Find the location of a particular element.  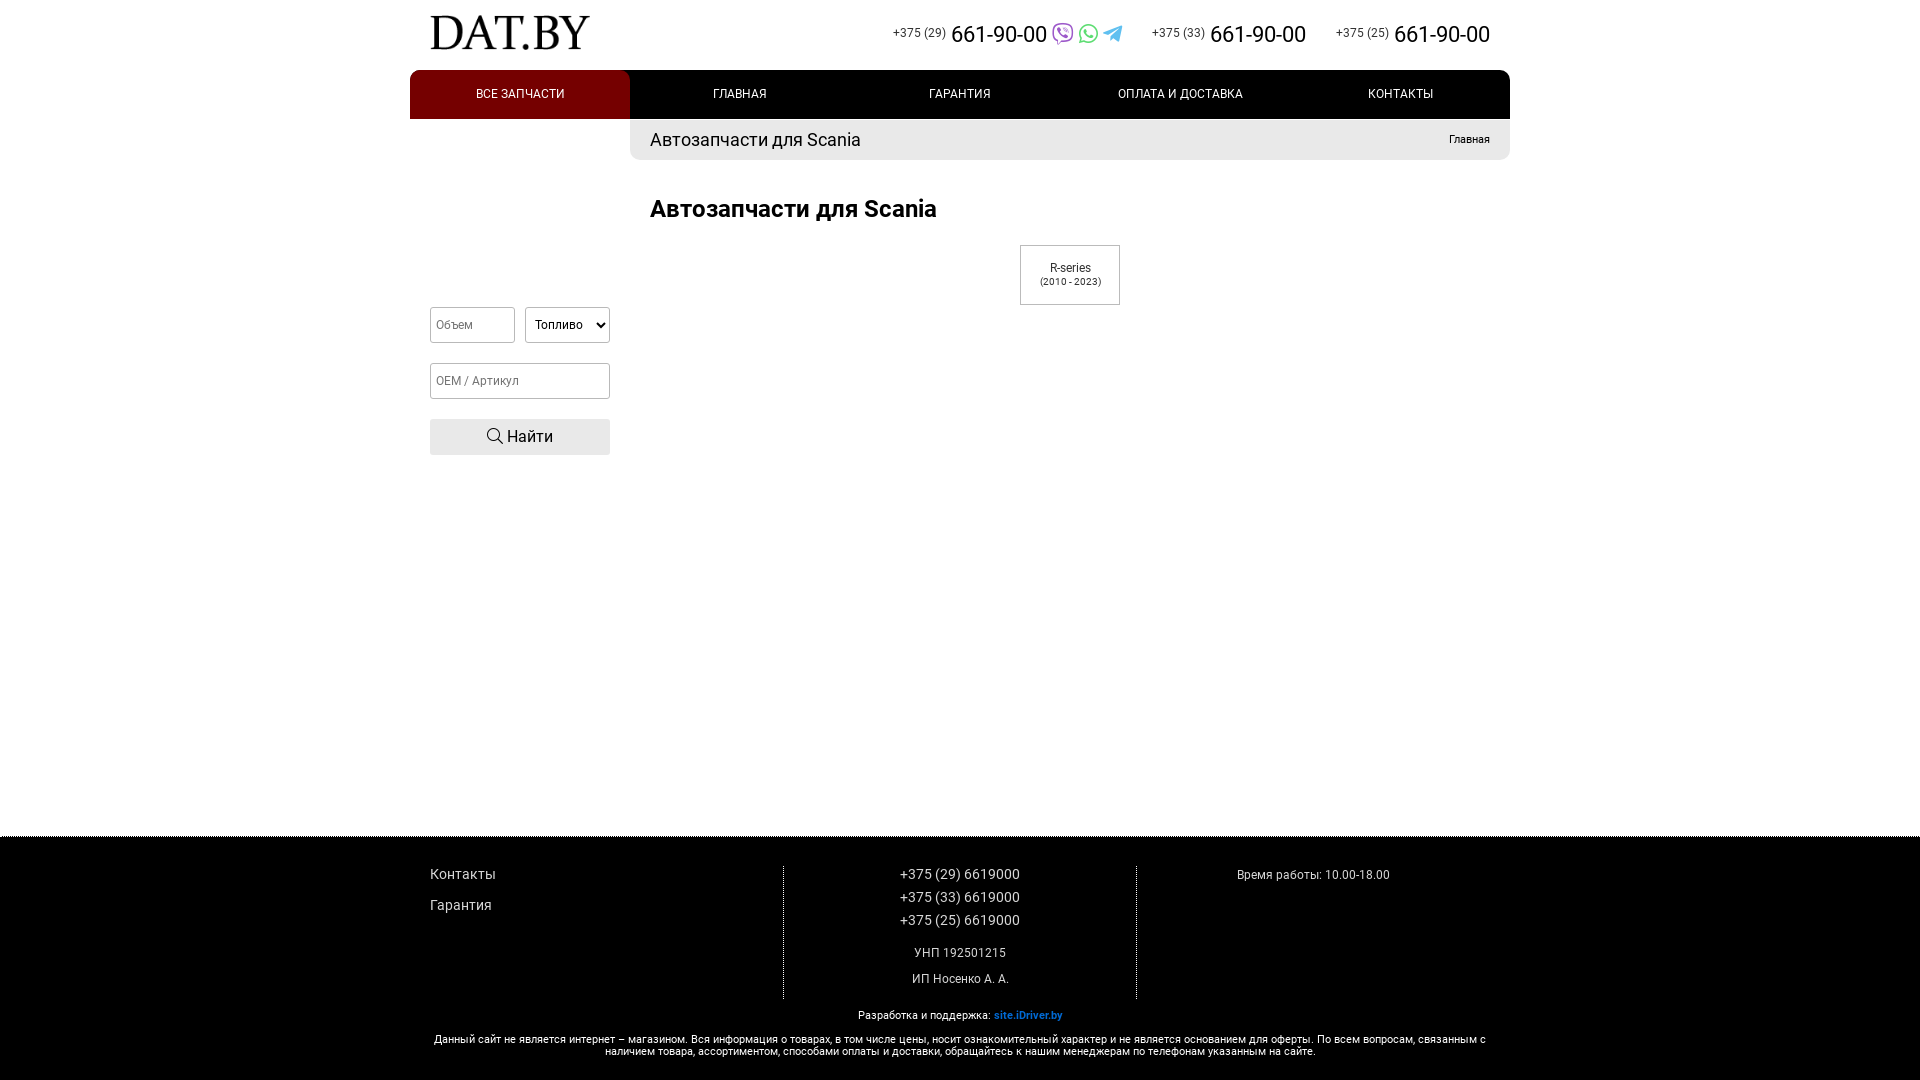

'+375 (25) is located at coordinates (1396, 34).